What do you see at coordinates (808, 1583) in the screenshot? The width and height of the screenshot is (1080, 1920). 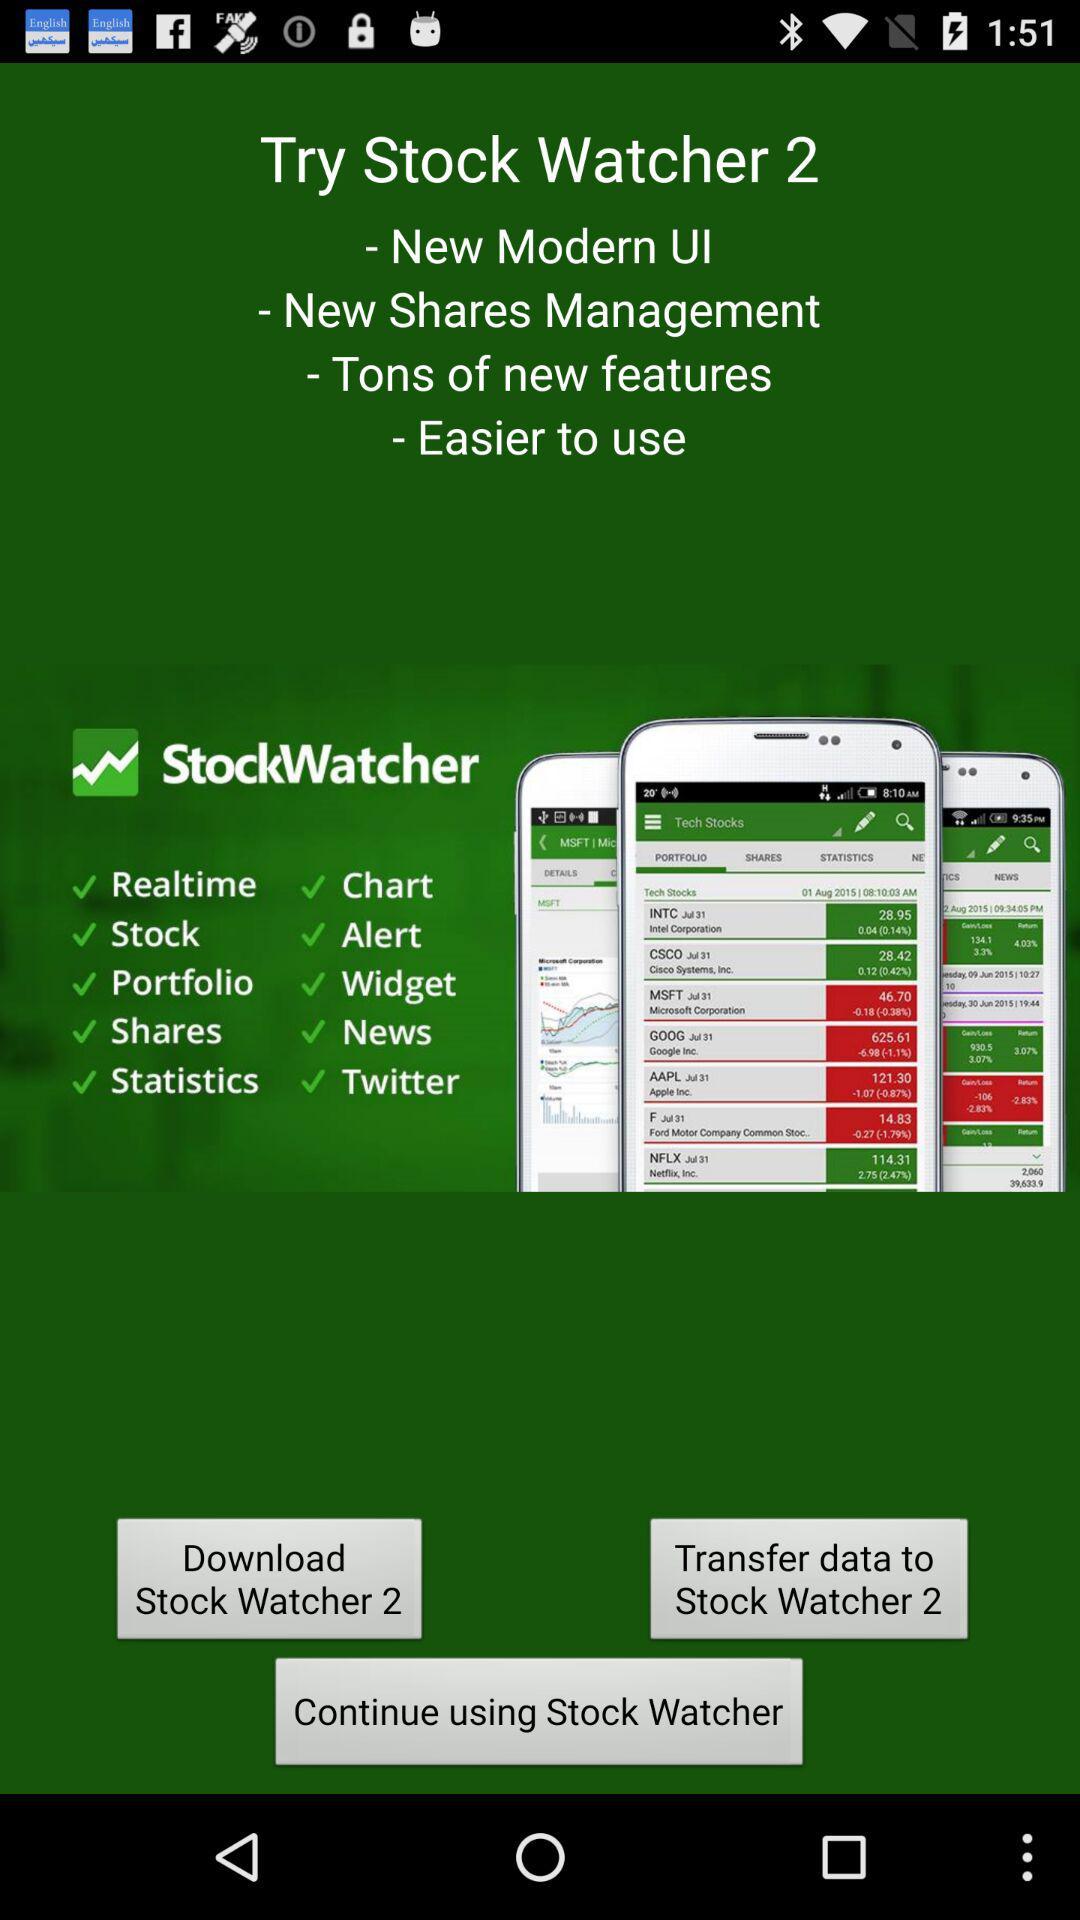 I see `item above the continue using stock item` at bounding box center [808, 1583].